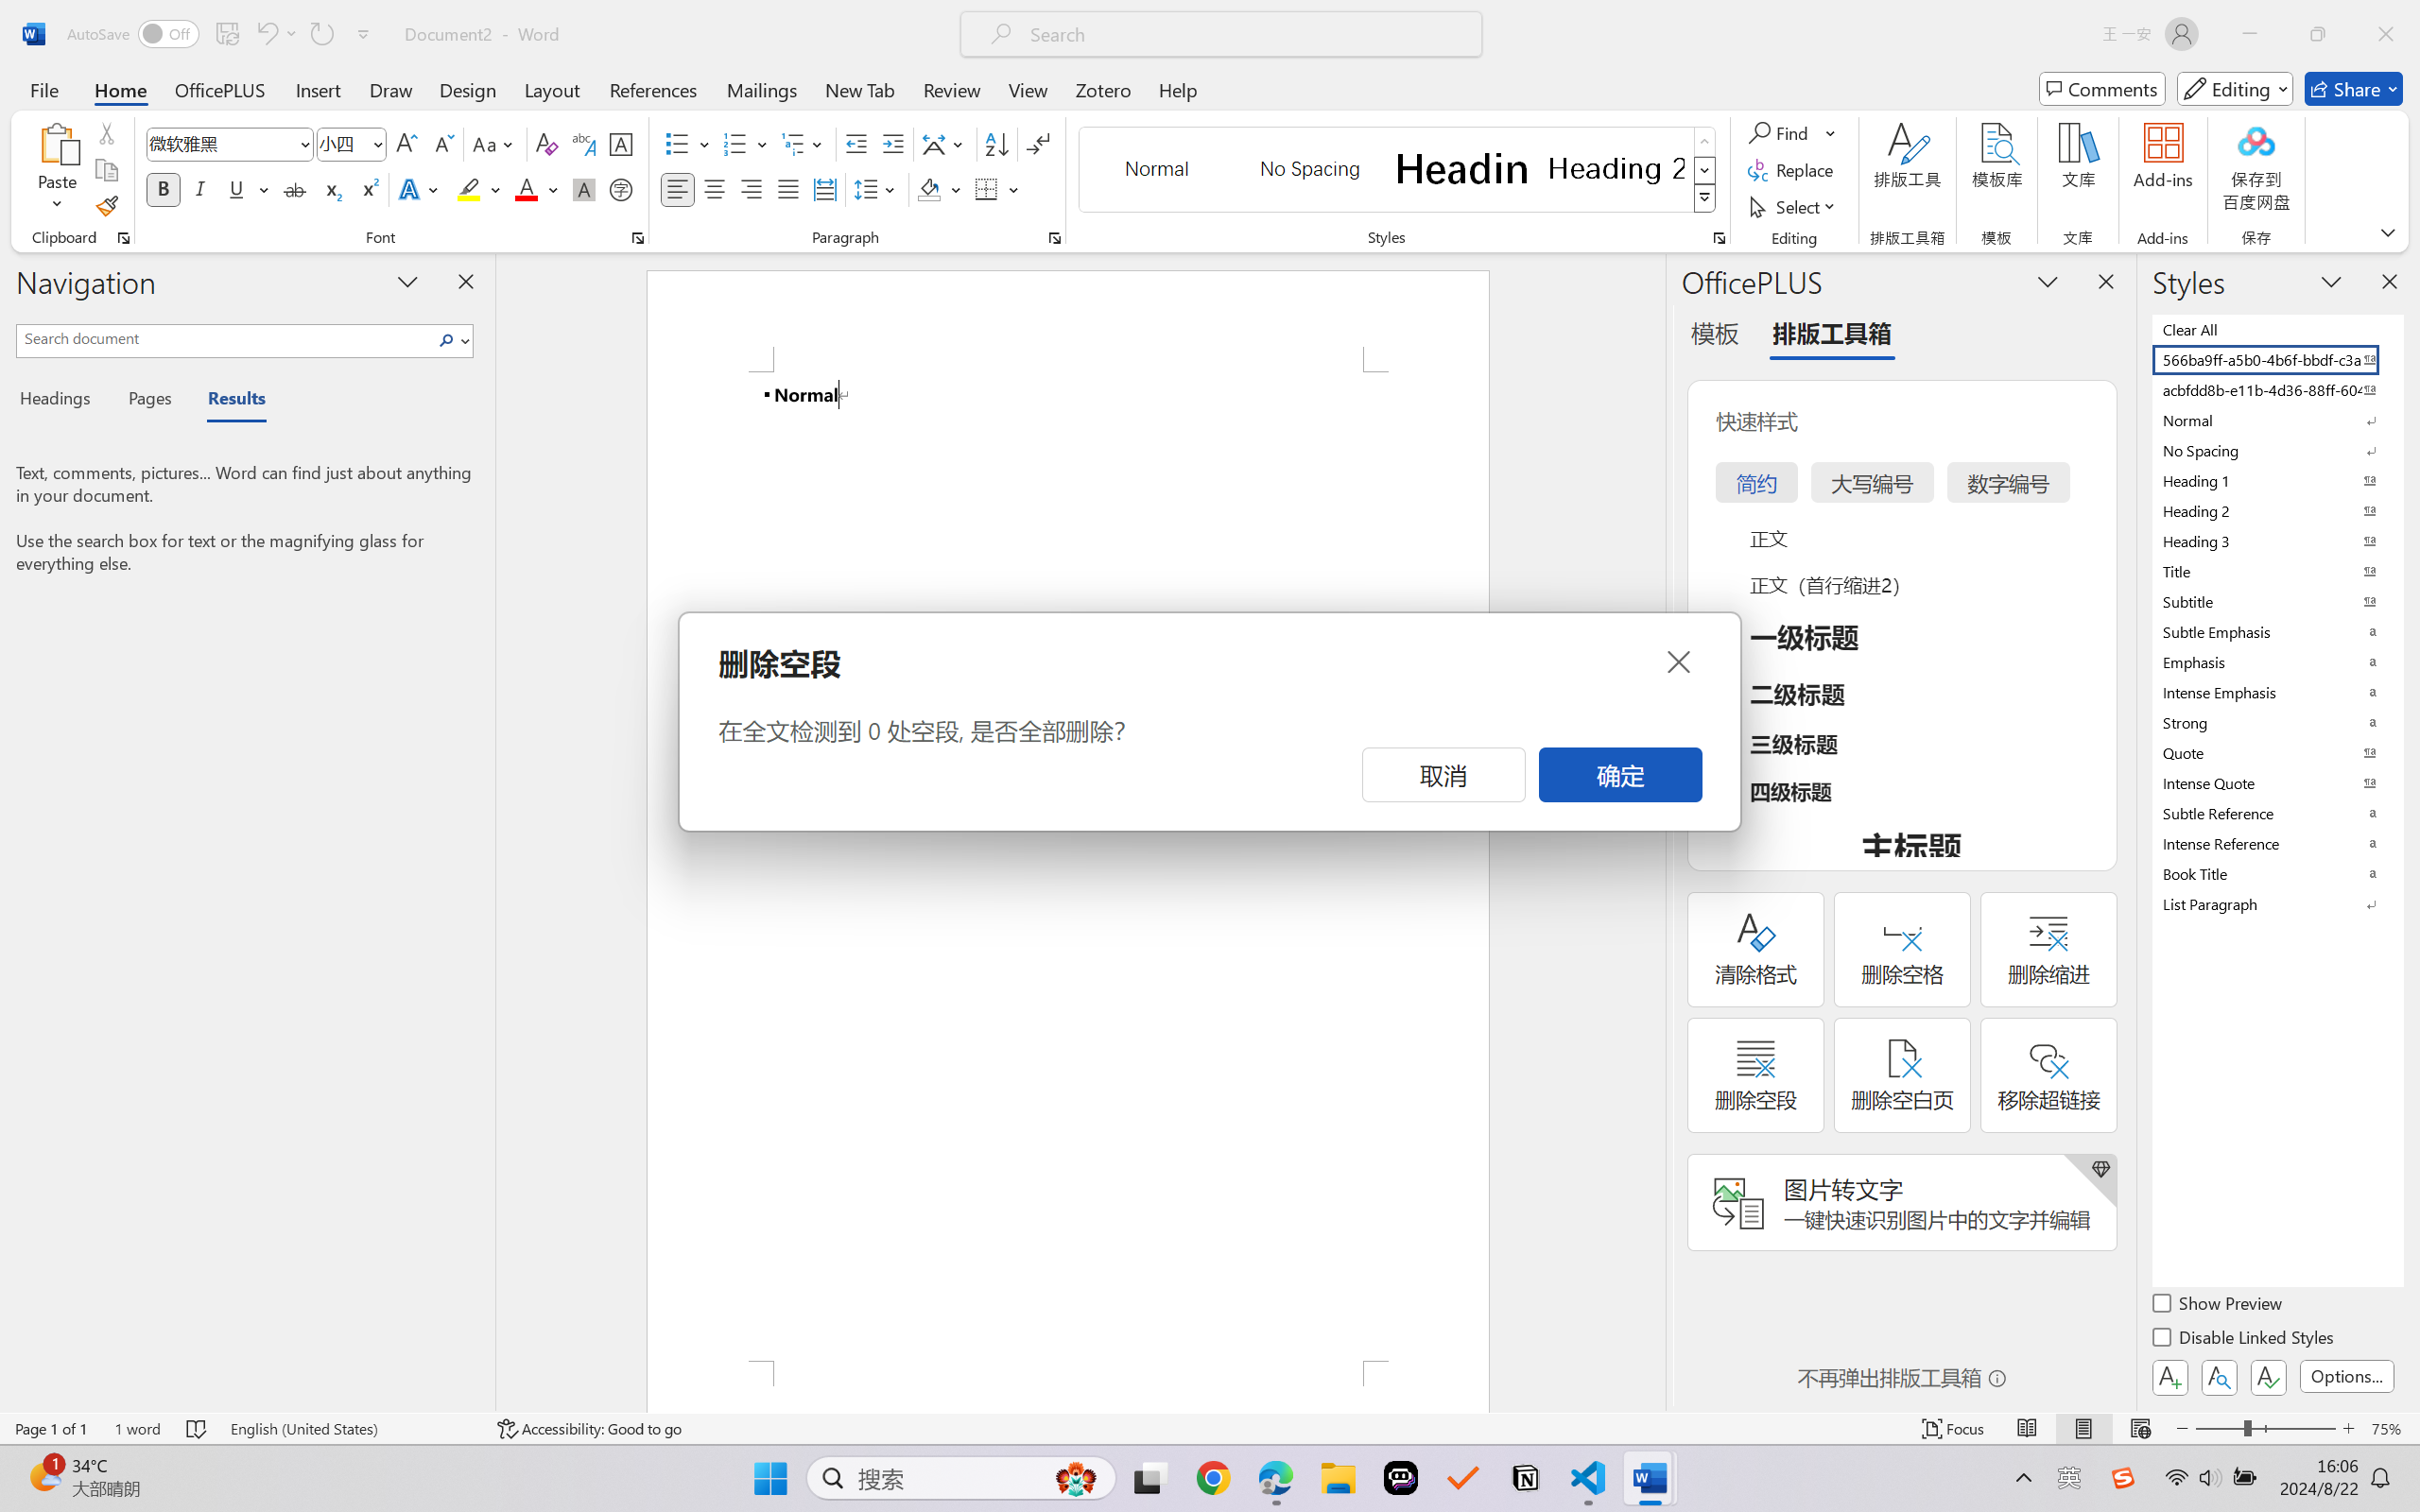  I want to click on 'Layout', so click(550, 88).